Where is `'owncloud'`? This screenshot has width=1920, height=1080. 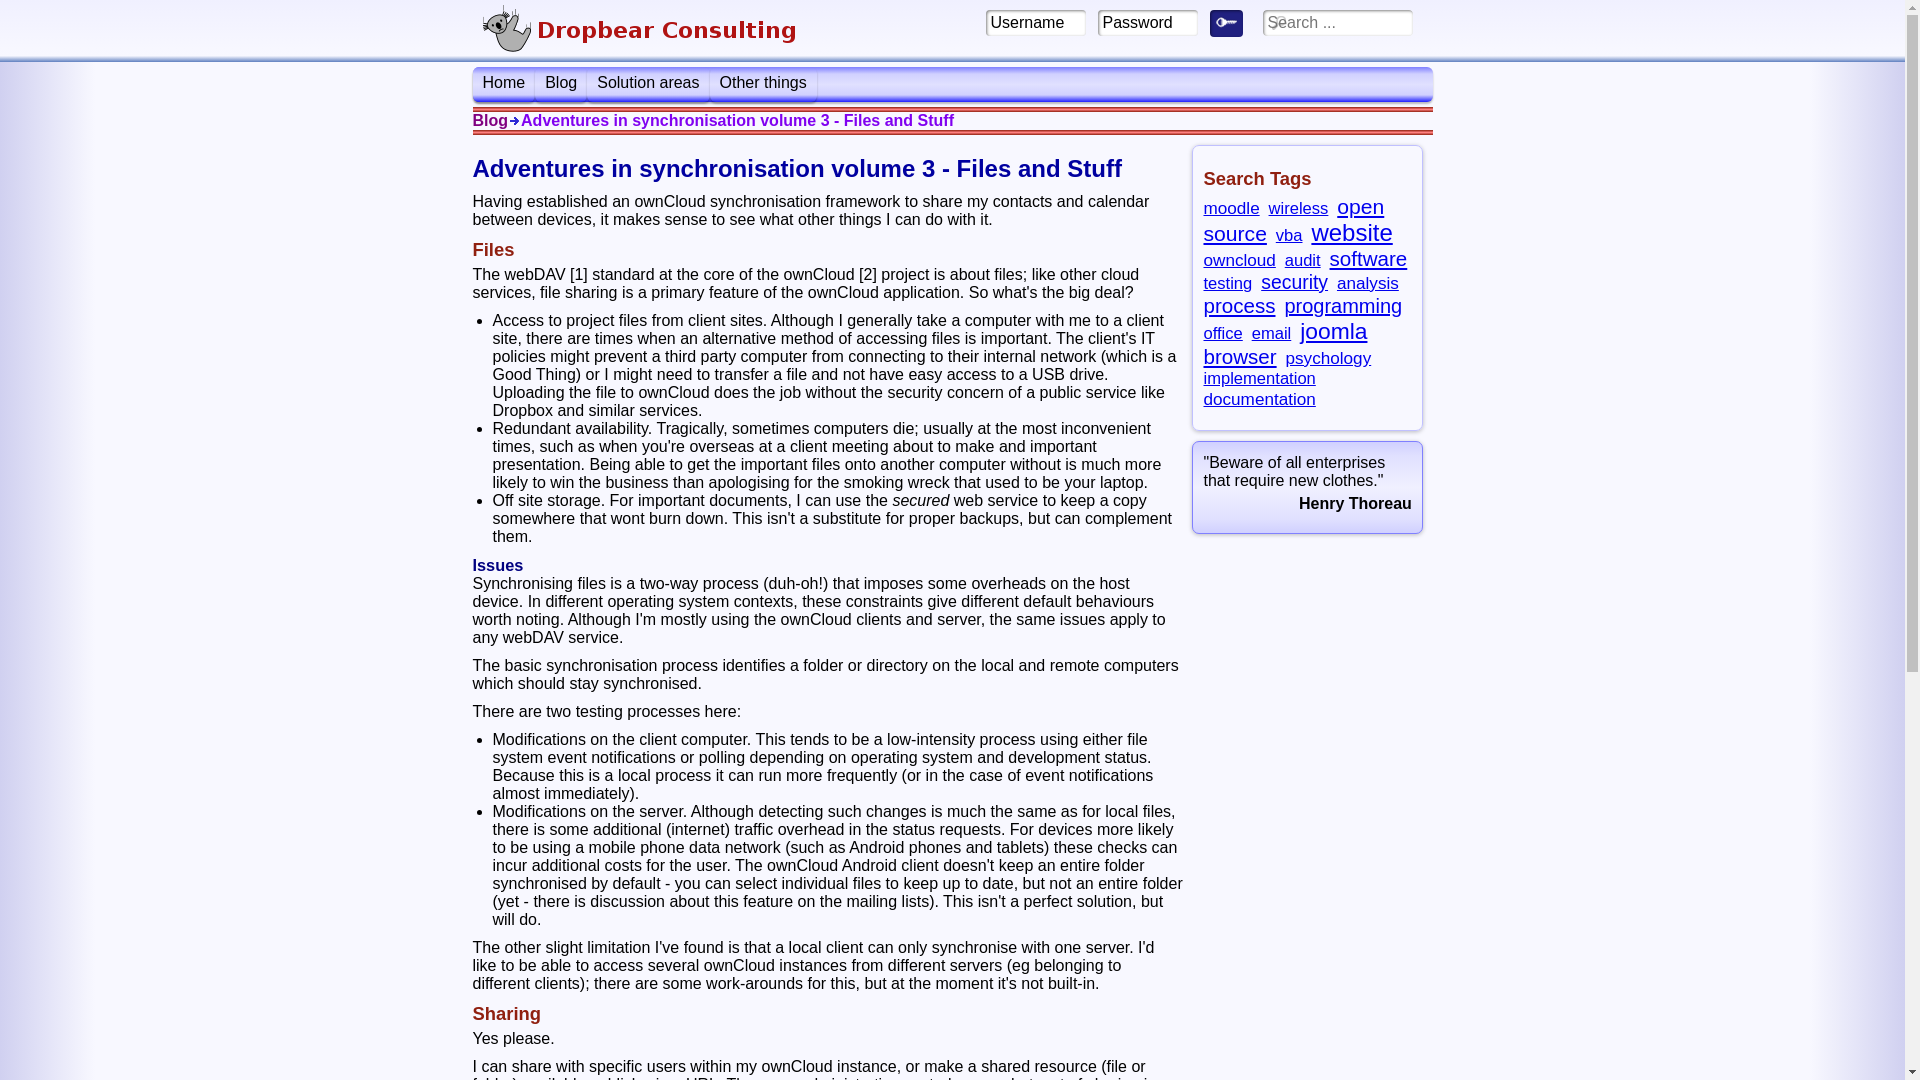
'owncloud' is located at coordinates (1202, 258).